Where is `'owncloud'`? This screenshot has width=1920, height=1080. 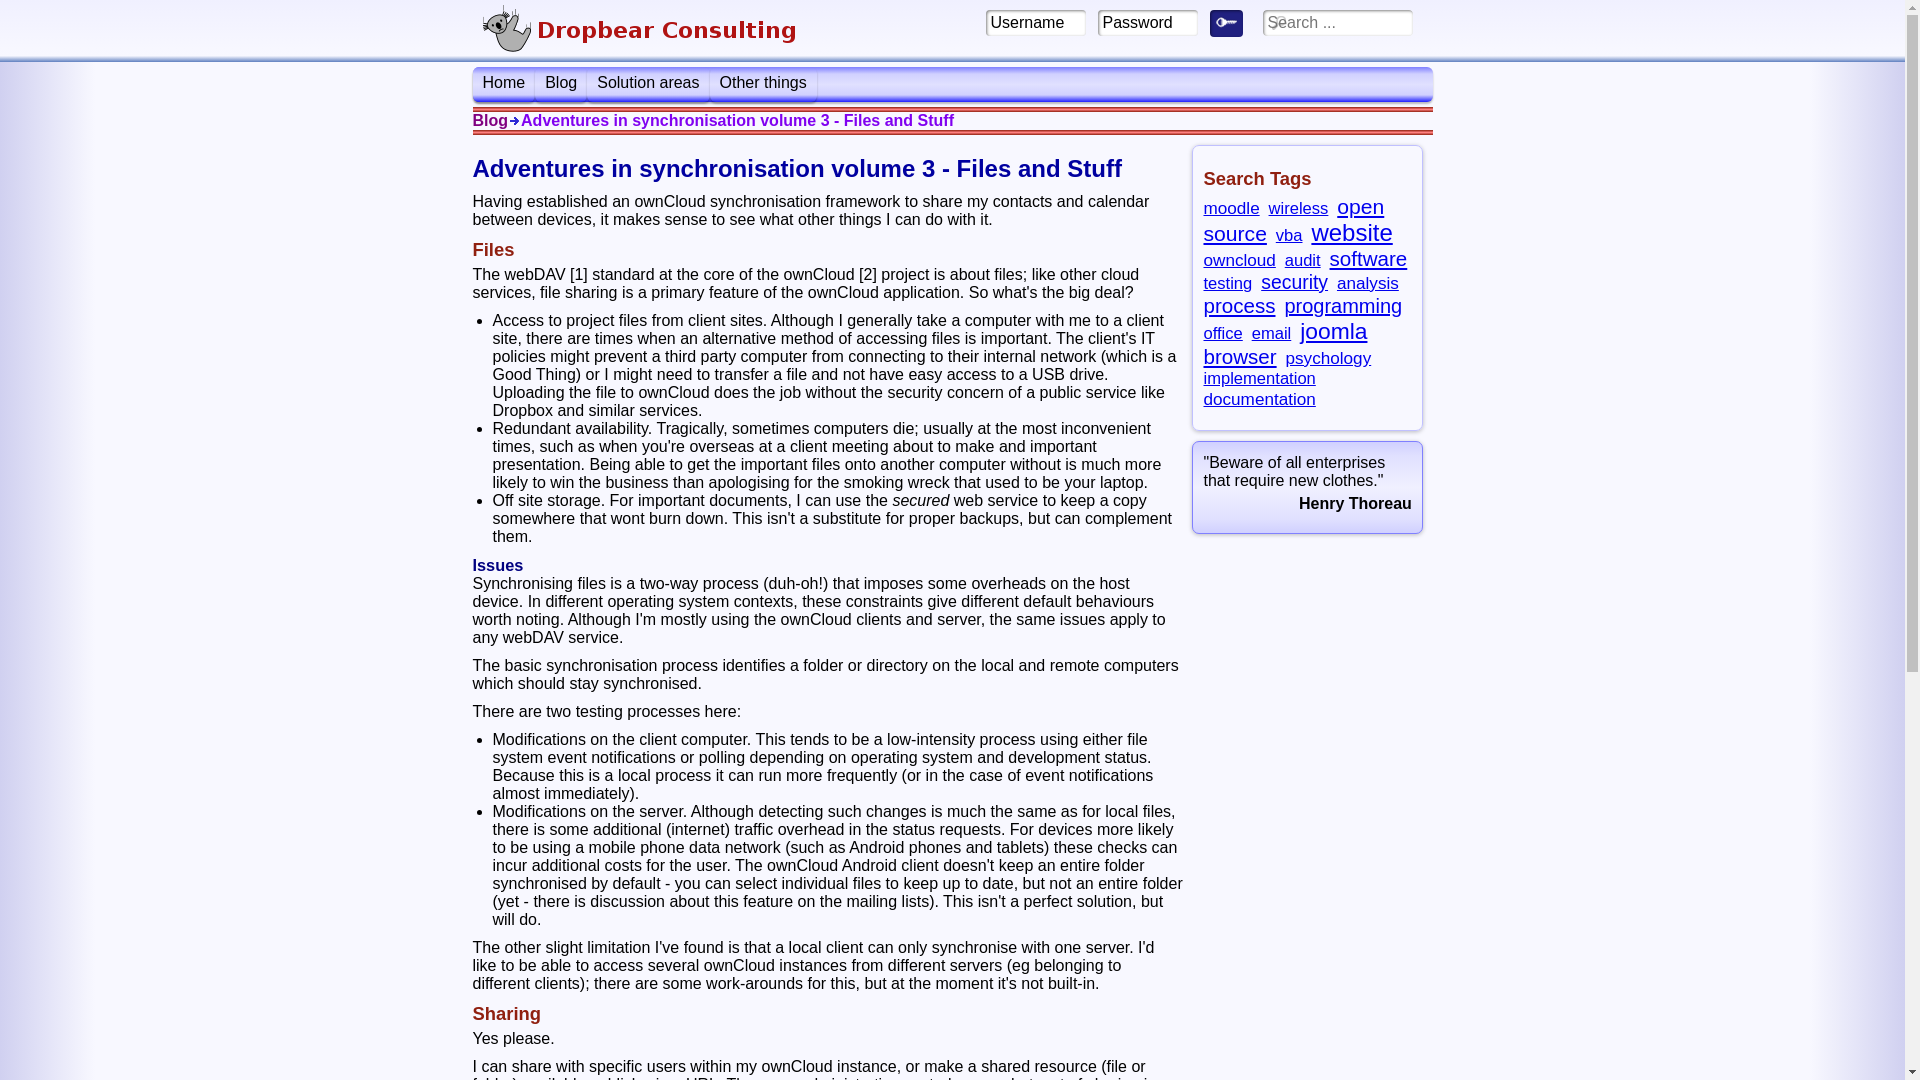
'owncloud' is located at coordinates (1202, 258).